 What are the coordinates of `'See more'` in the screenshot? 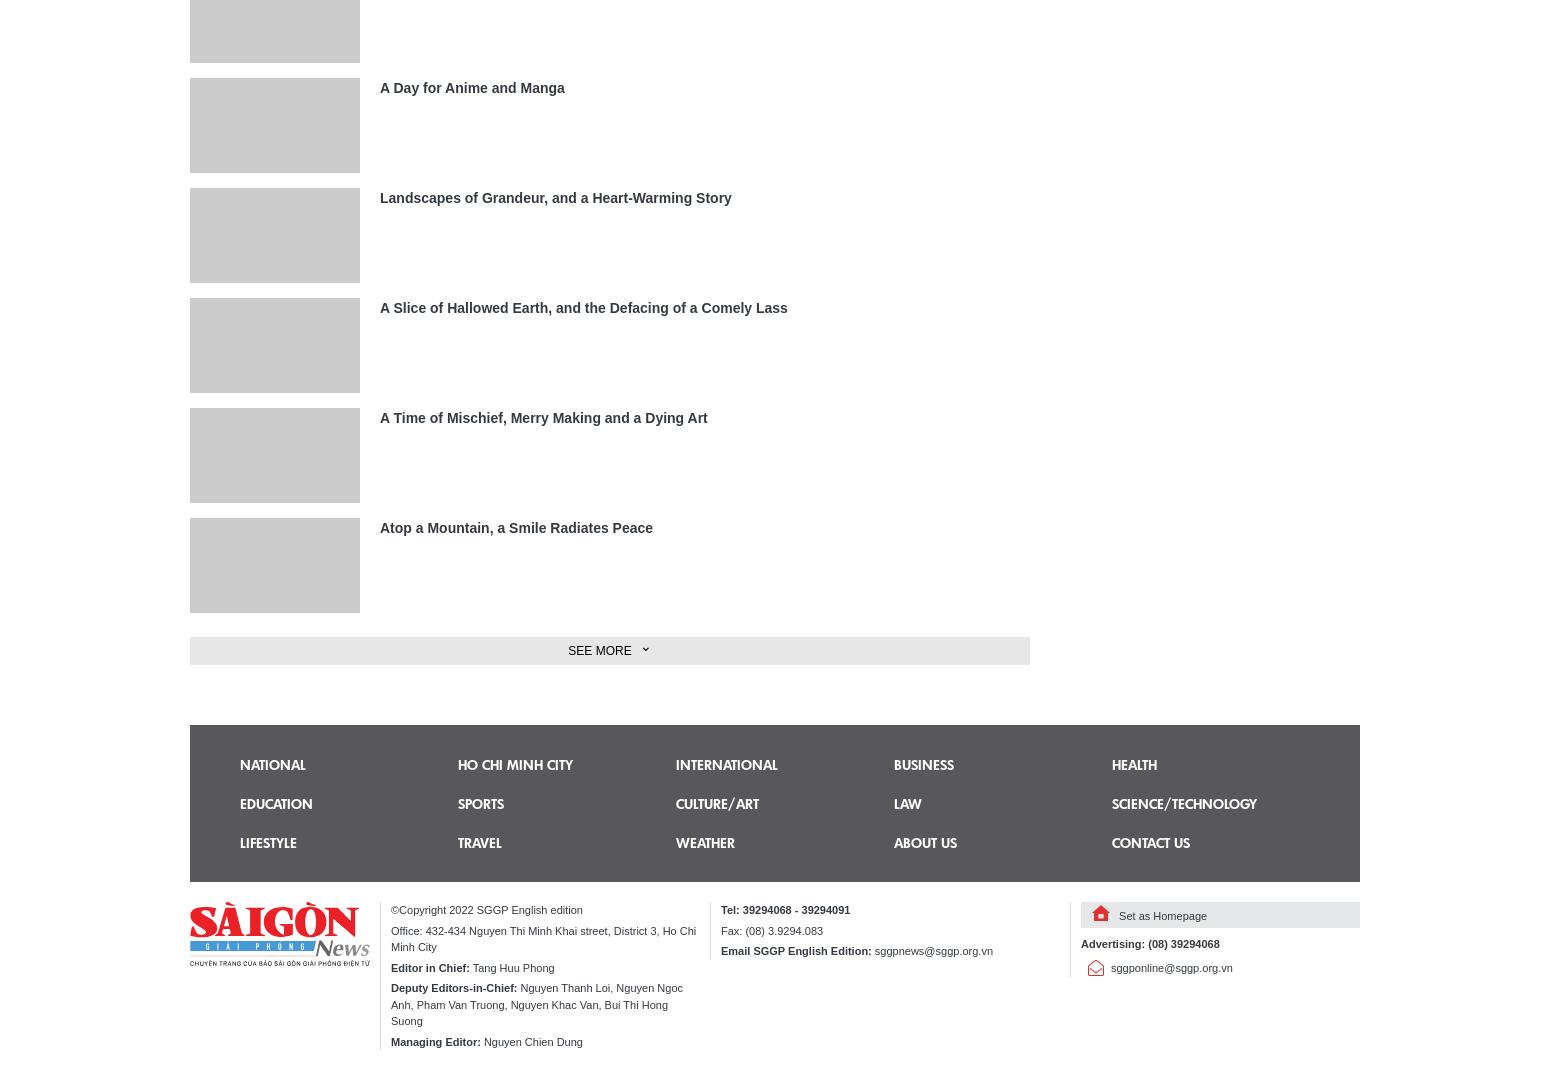 It's located at (599, 650).